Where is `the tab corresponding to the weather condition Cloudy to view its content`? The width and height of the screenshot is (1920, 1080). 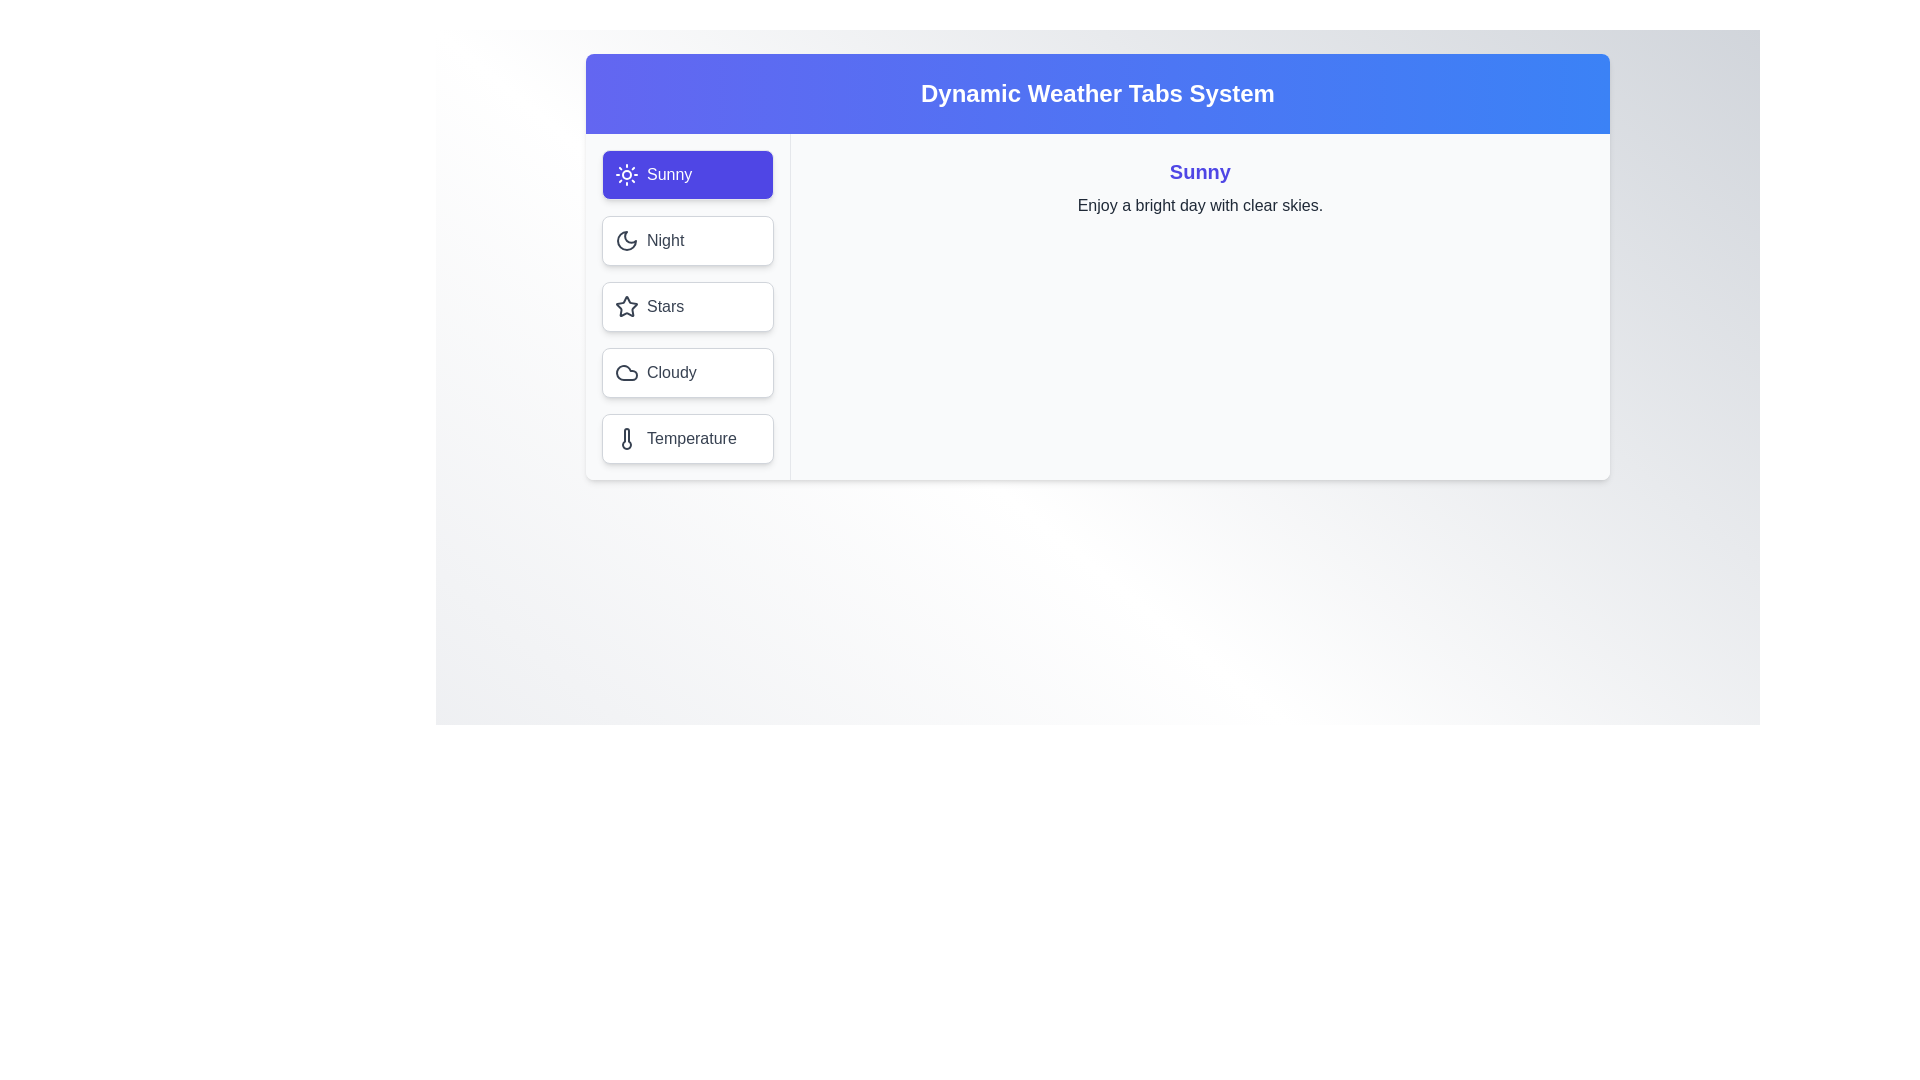
the tab corresponding to the weather condition Cloudy to view its content is located at coordinates (686, 373).